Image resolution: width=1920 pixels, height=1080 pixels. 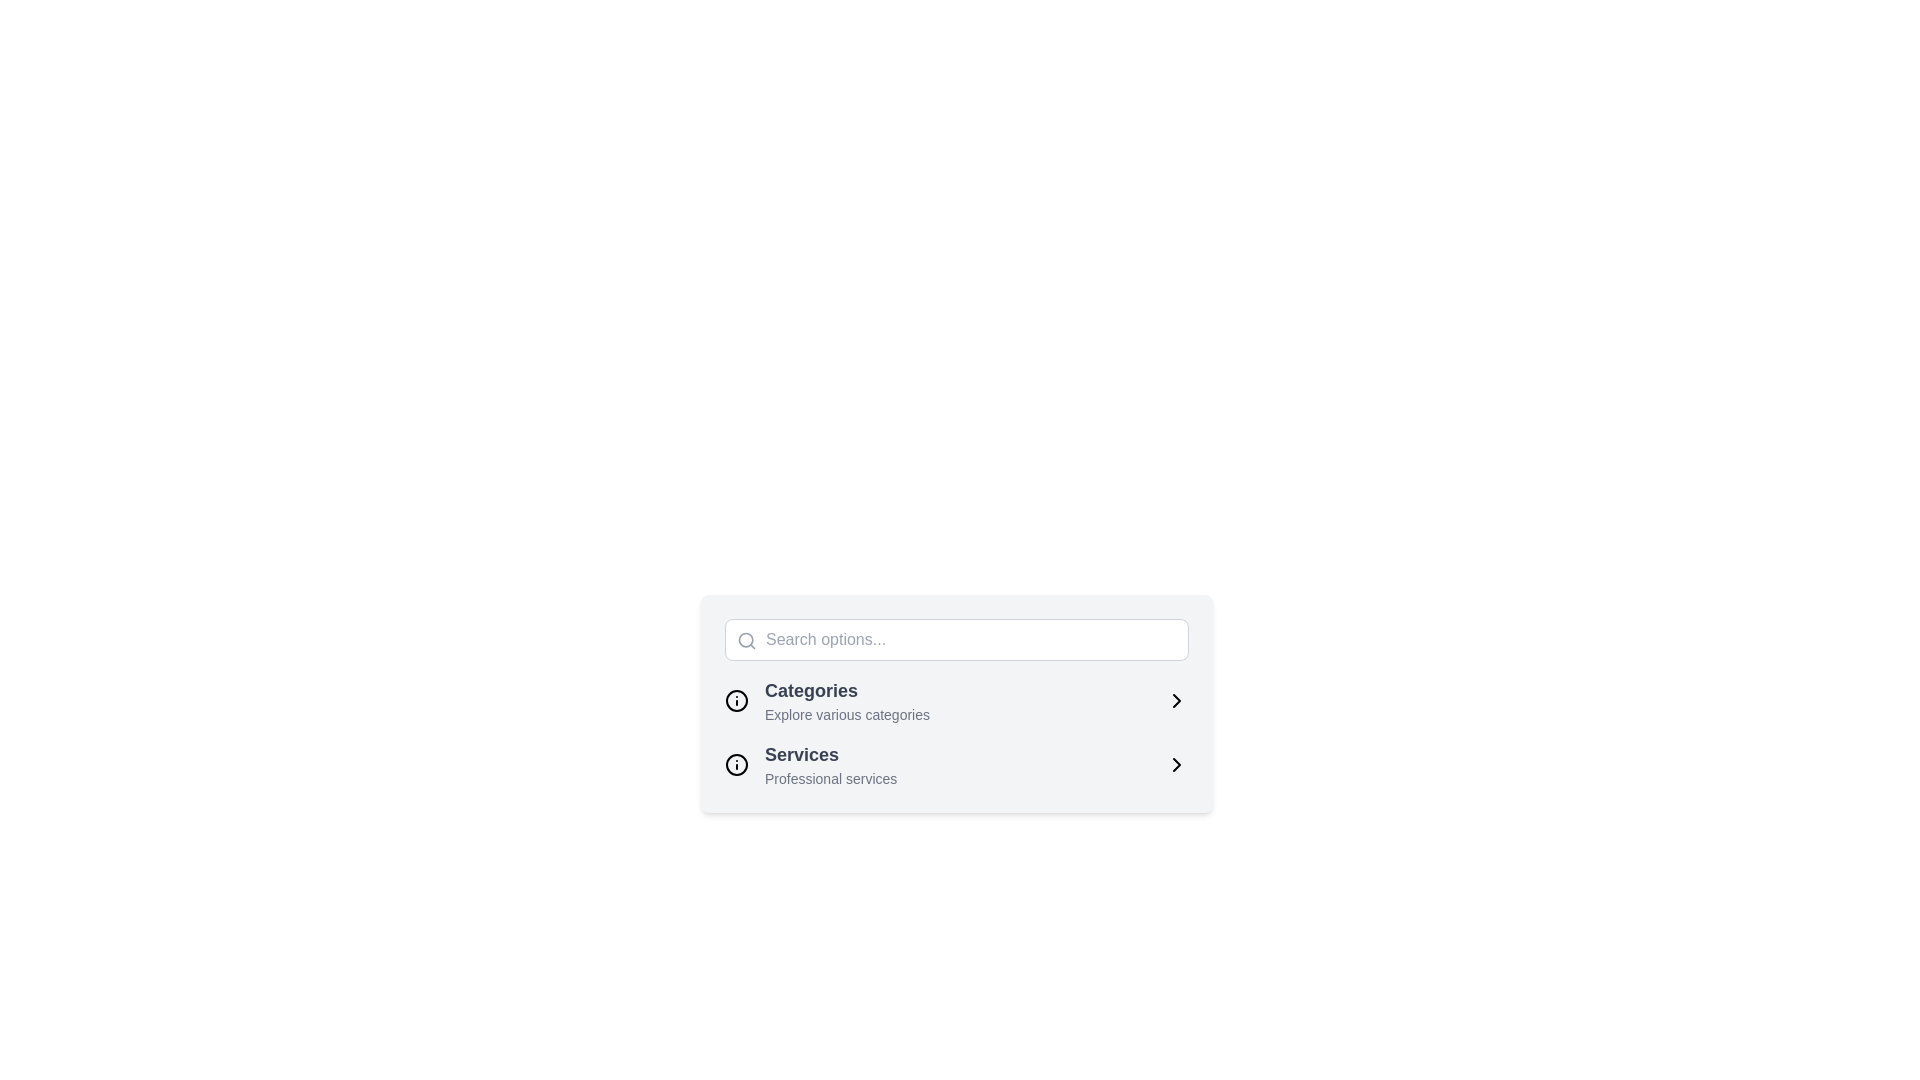 I want to click on the circular icon with a thick black border and inner design suggesting information or help, which is located to the left of the 'Services' and 'Professional services' text, so click(x=736, y=764).